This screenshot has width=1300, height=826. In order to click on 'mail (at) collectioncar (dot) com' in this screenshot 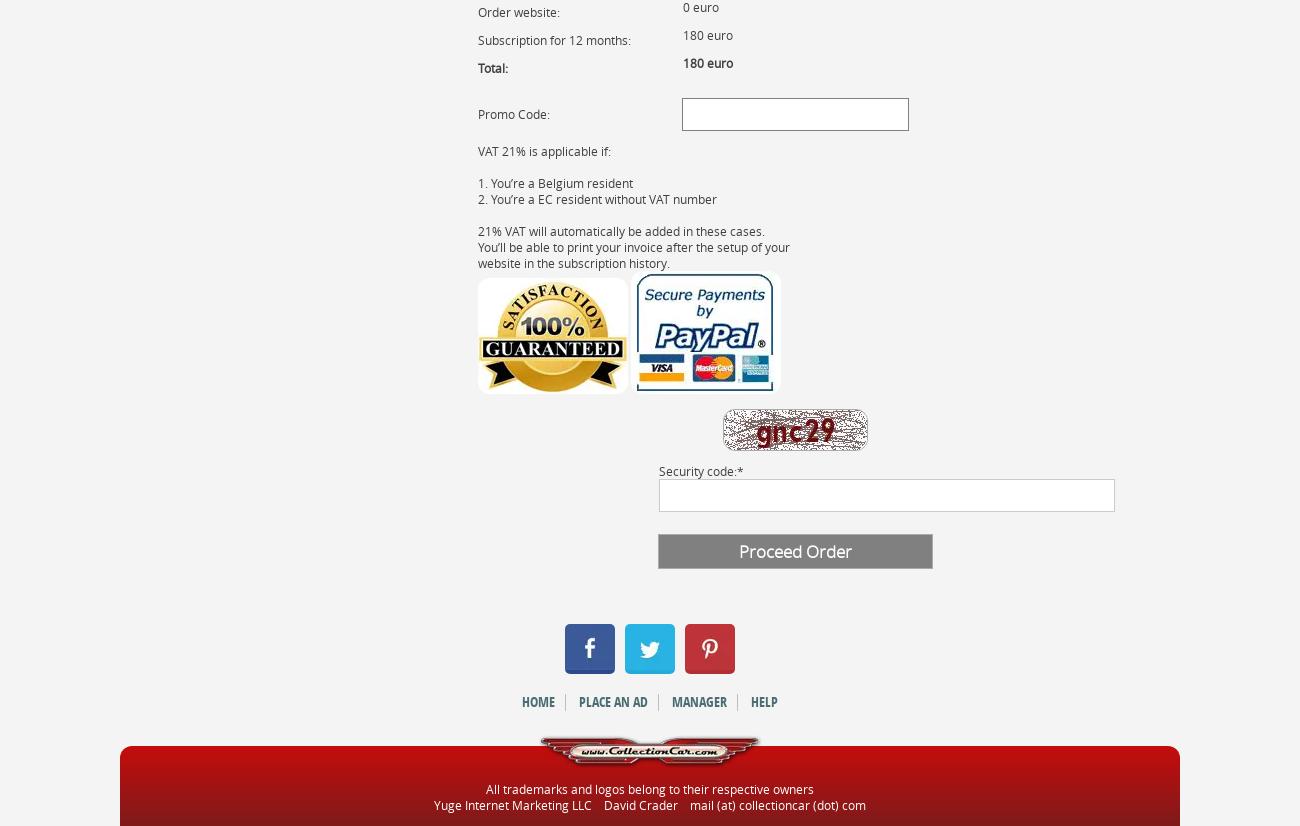, I will do `click(688, 803)`.